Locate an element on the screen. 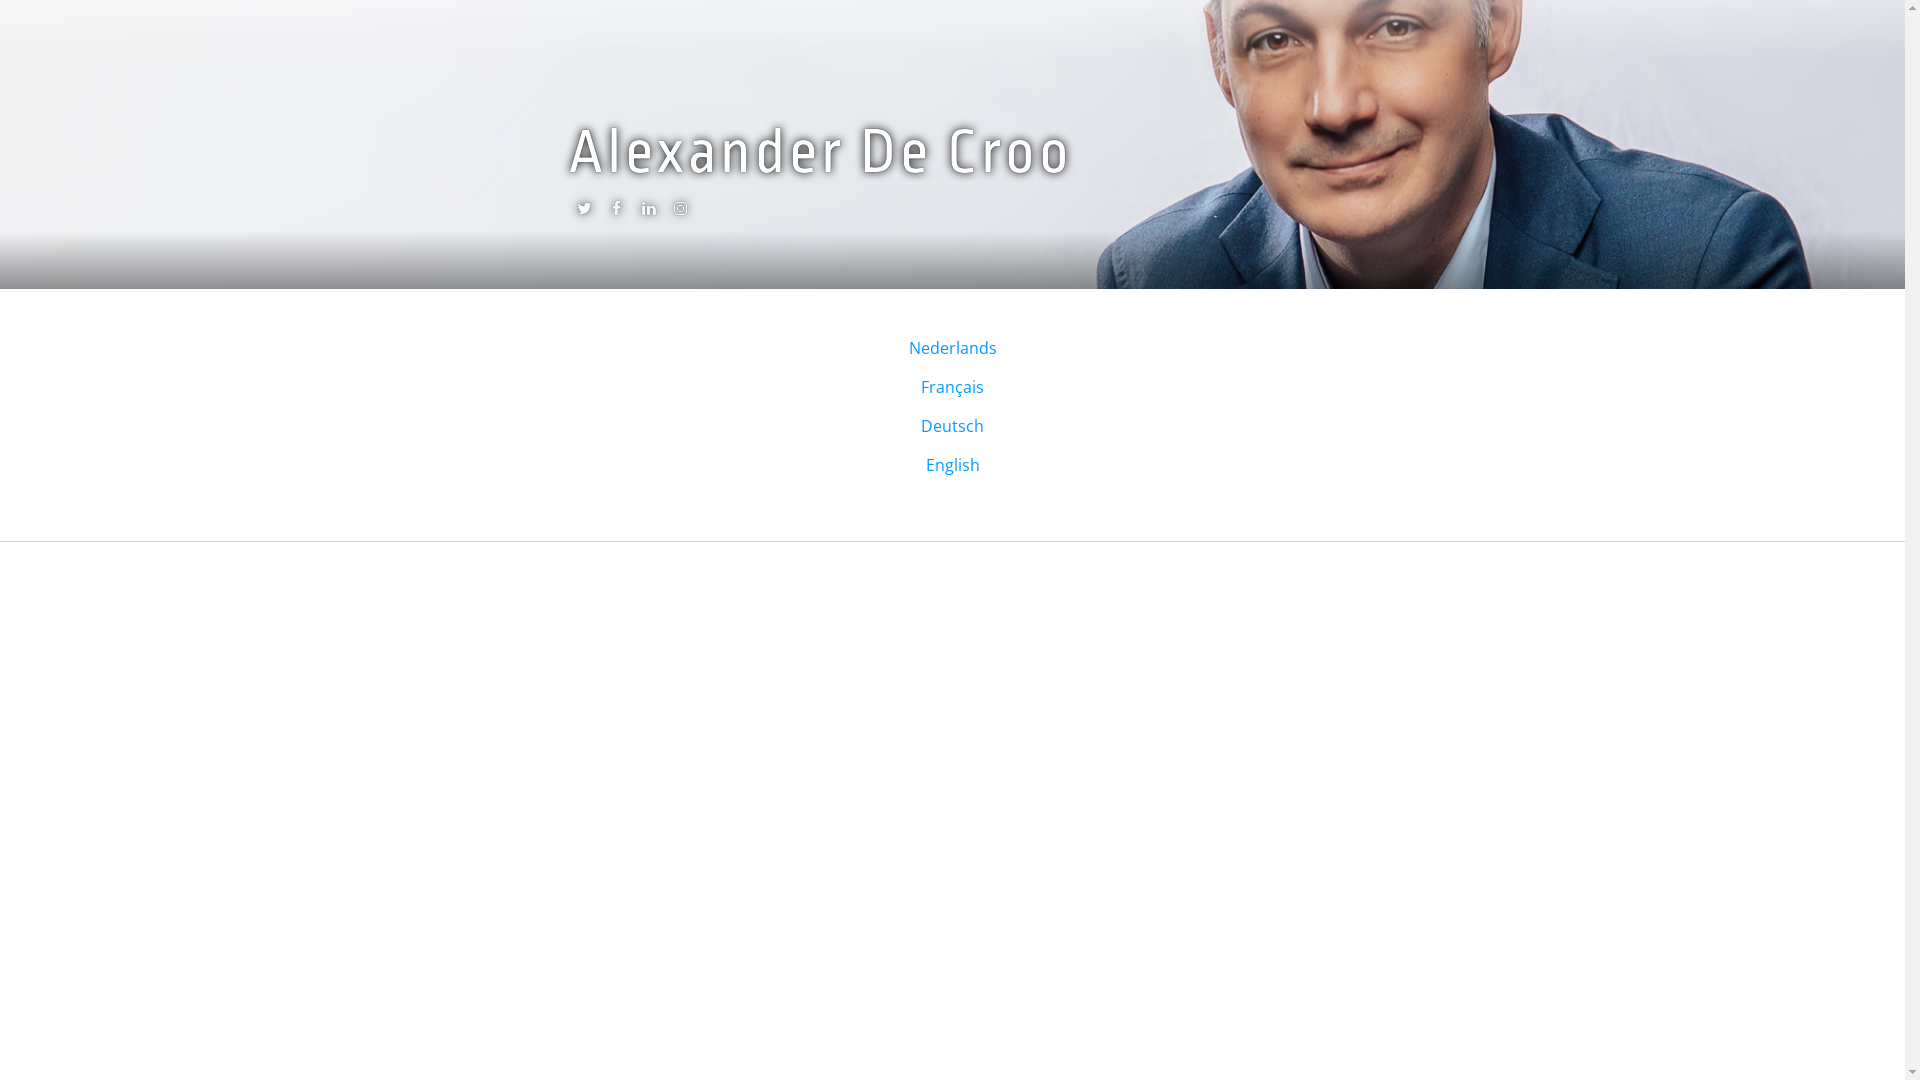 The height and width of the screenshot is (1080, 1920). 'Nederlands' is located at coordinates (906, 346).